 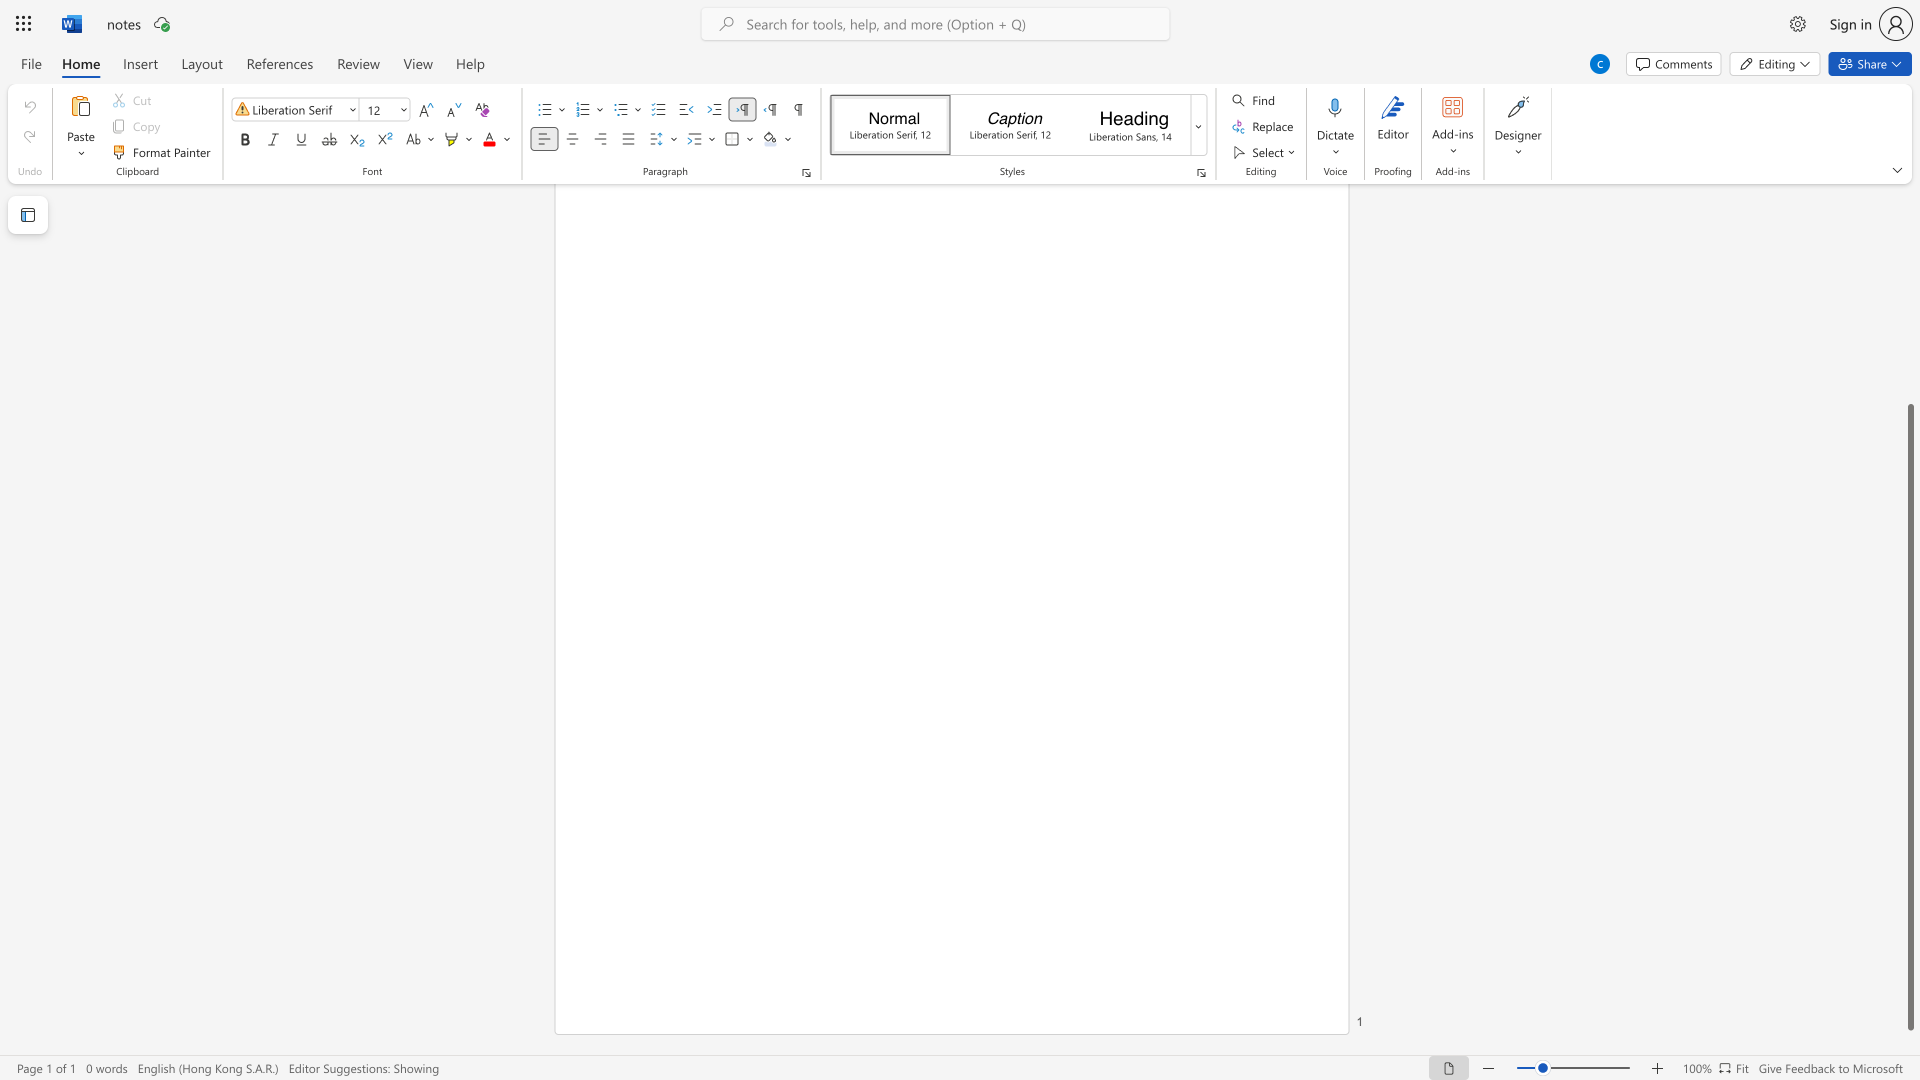 I want to click on the scrollbar and move up 280 pixels, so click(x=1909, y=716).